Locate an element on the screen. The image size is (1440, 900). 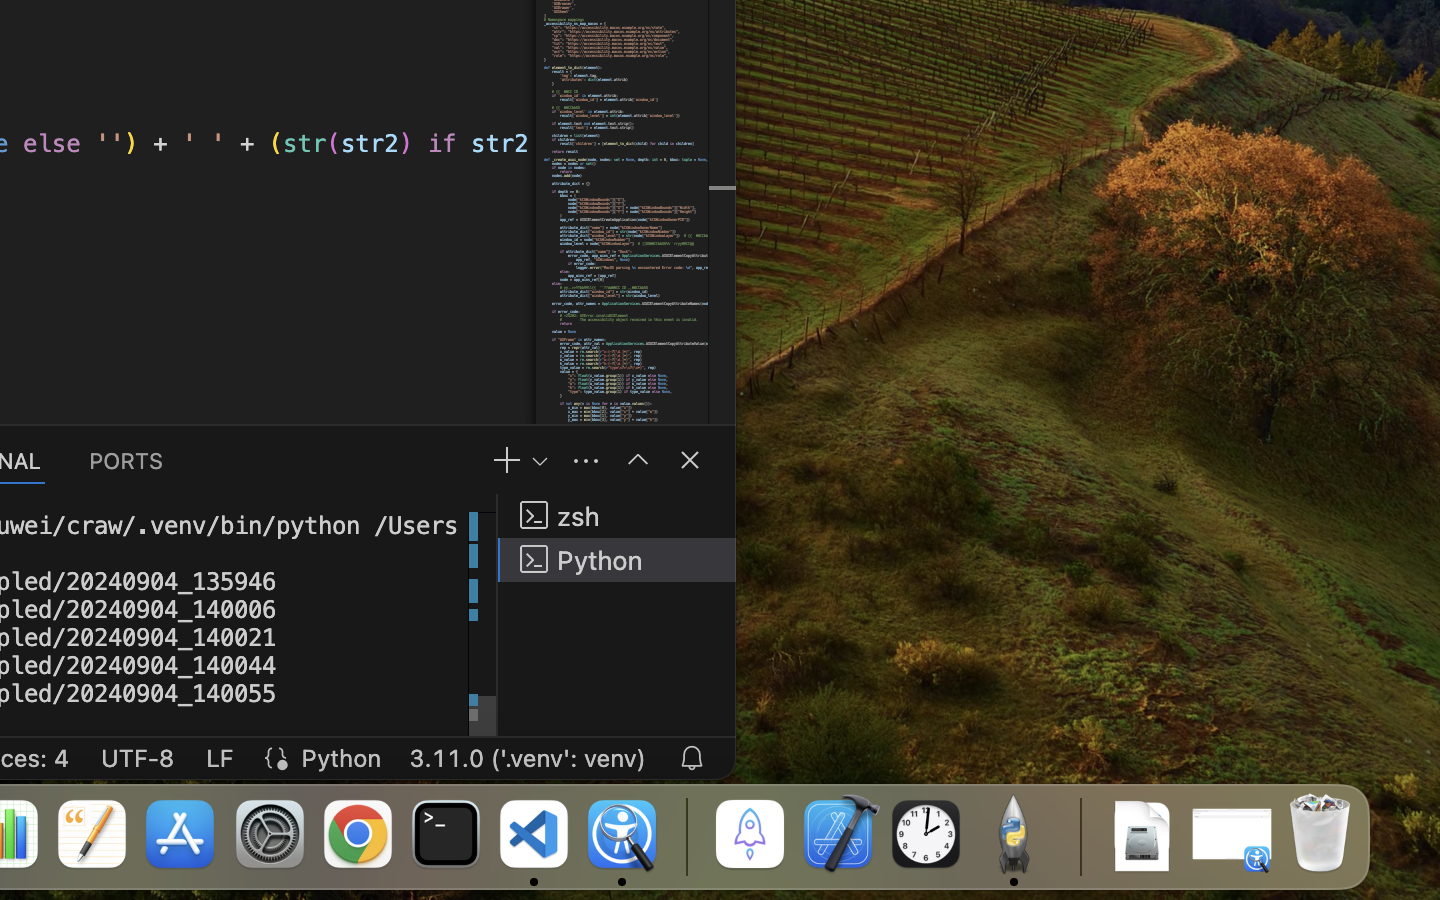
'0.4285714328289032' is located at coordinates (685, 835).